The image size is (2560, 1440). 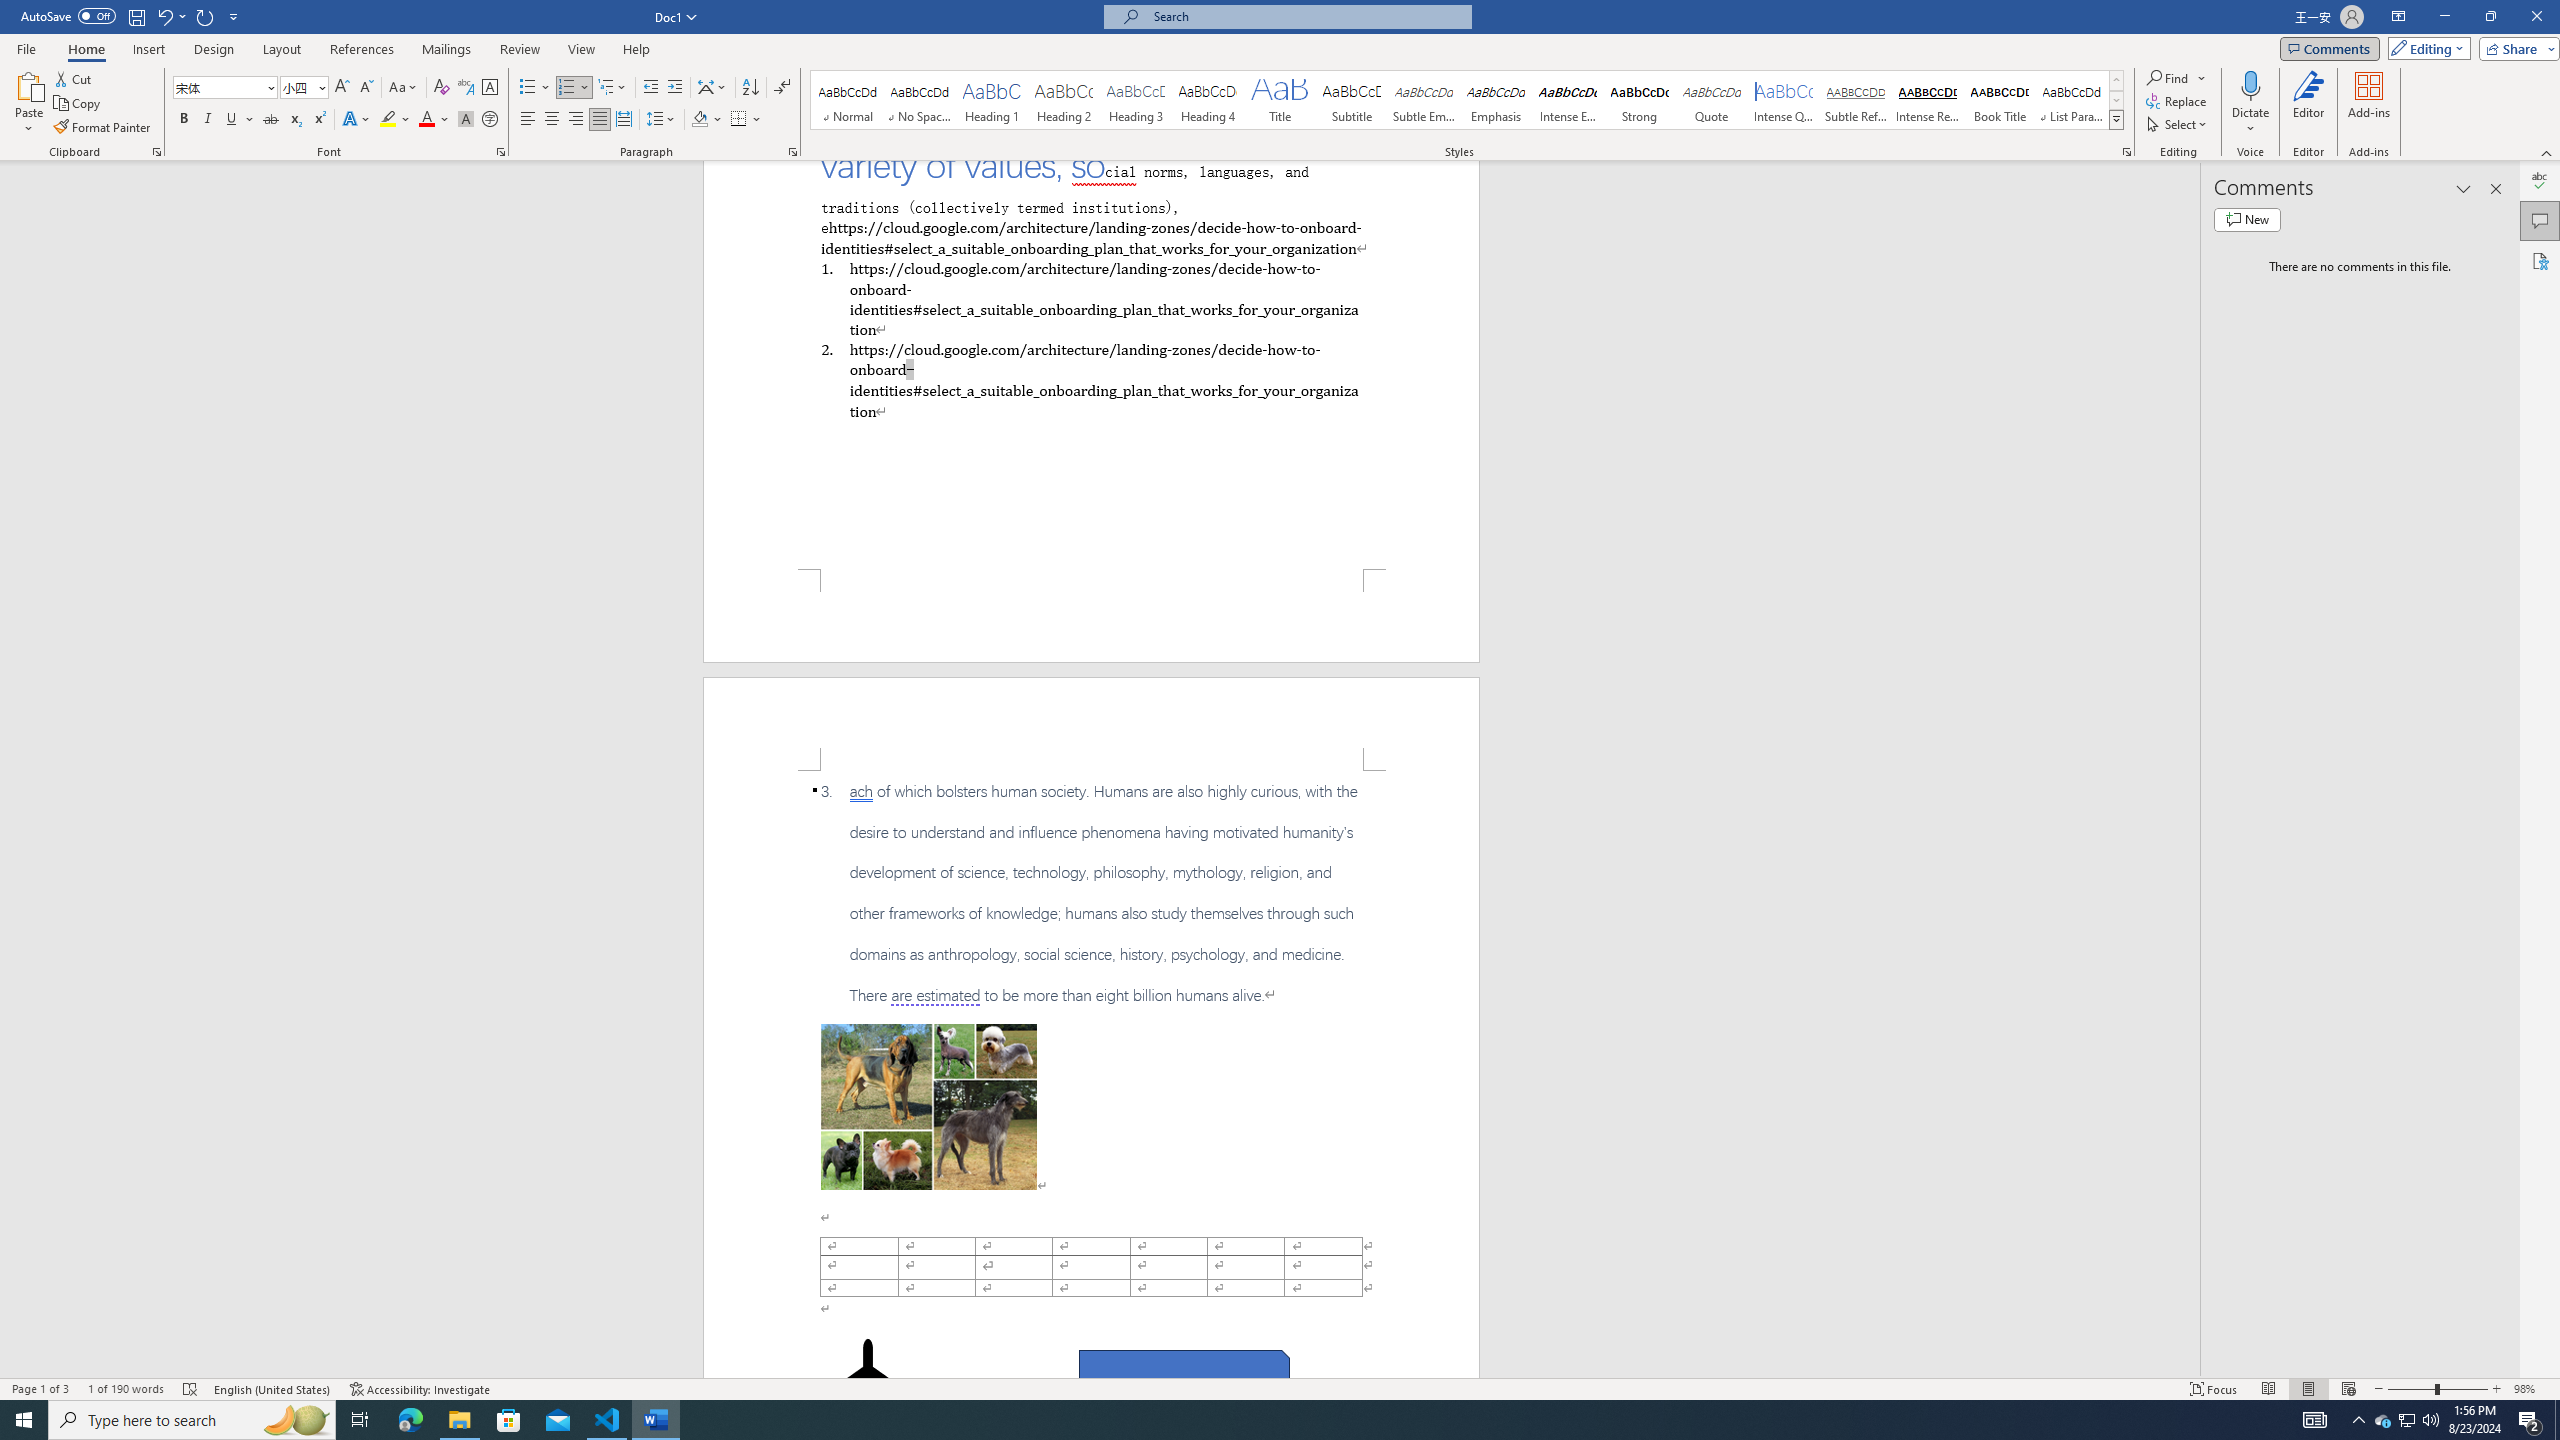 I want to click on 'Accessibility', so click(x=2539, y=260).